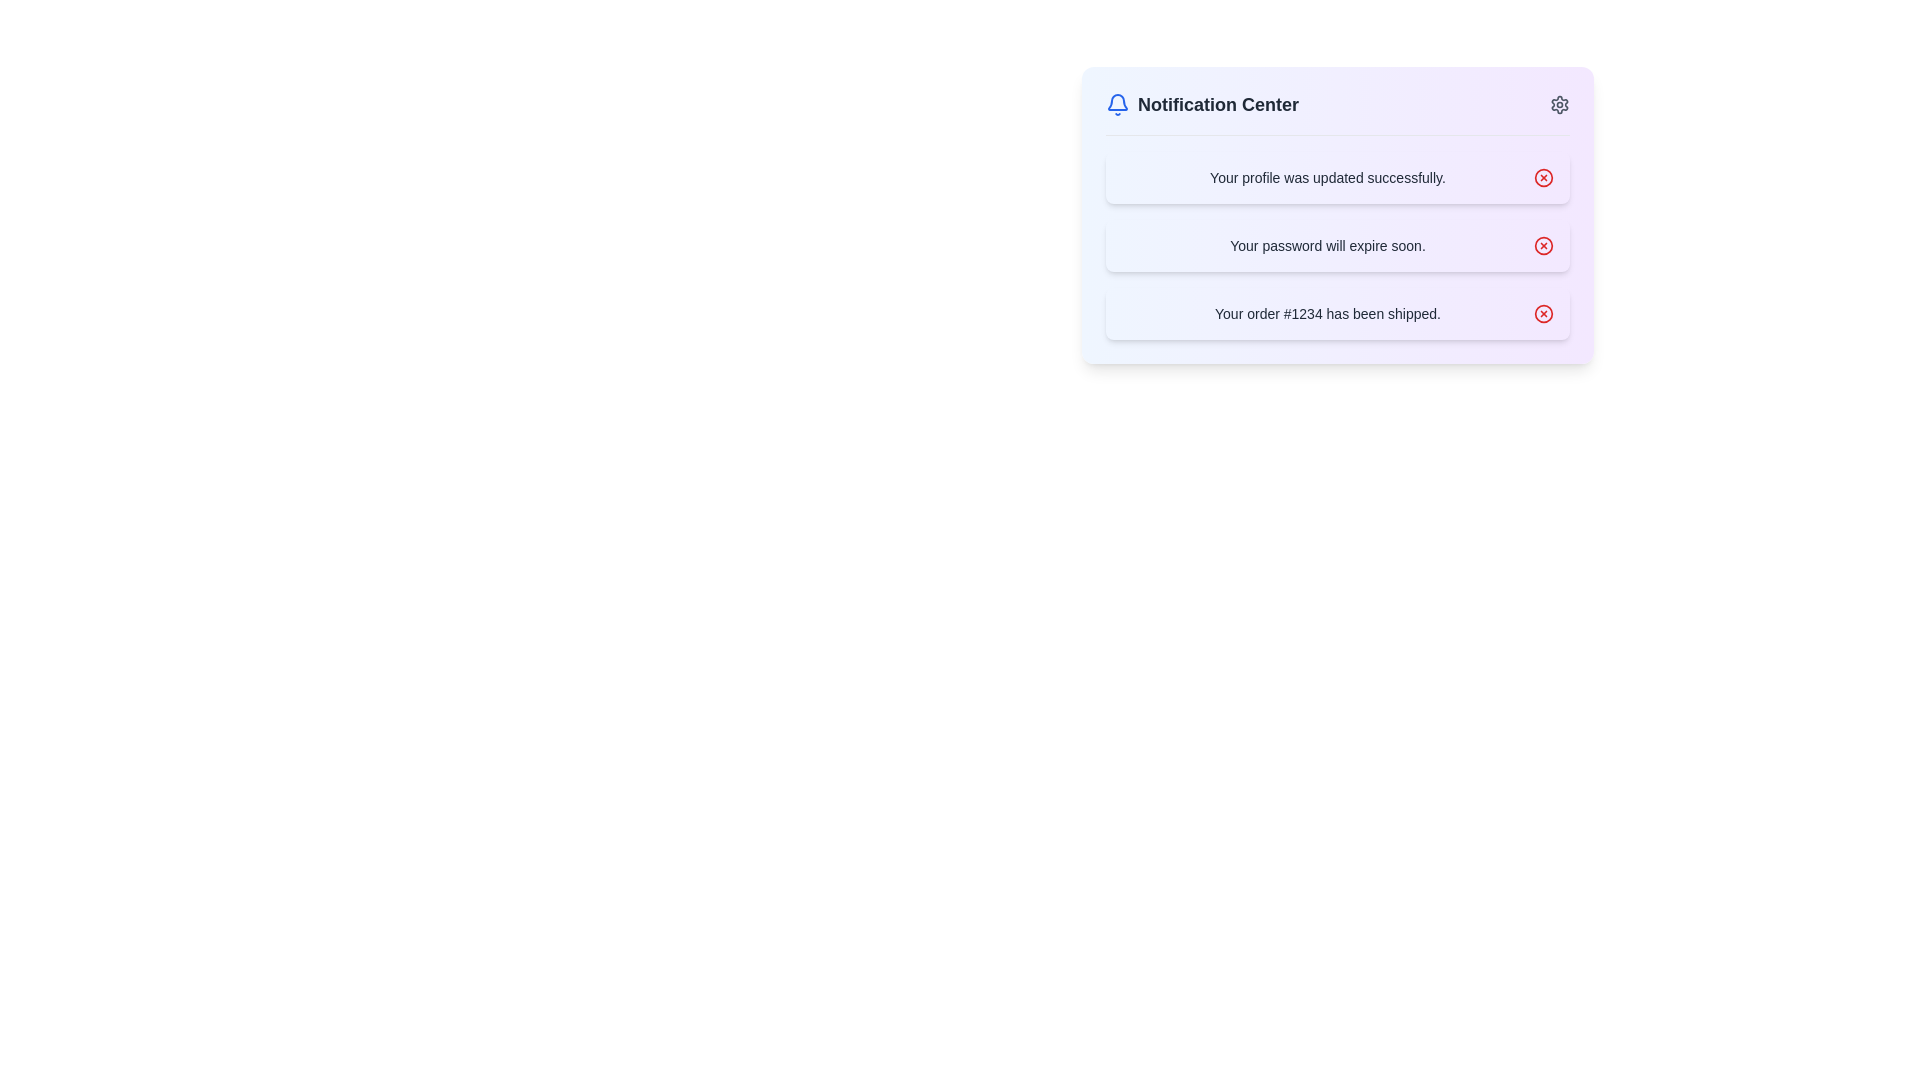 Image resolution: width=1920 pixels, height=1080 pixels. I want to click on the text label displaying 'Your password will expire soon.' in the center-left area of the notification card, which is styled with a light yellow background and is the second card in a vertical stack, so click(1328, 245).